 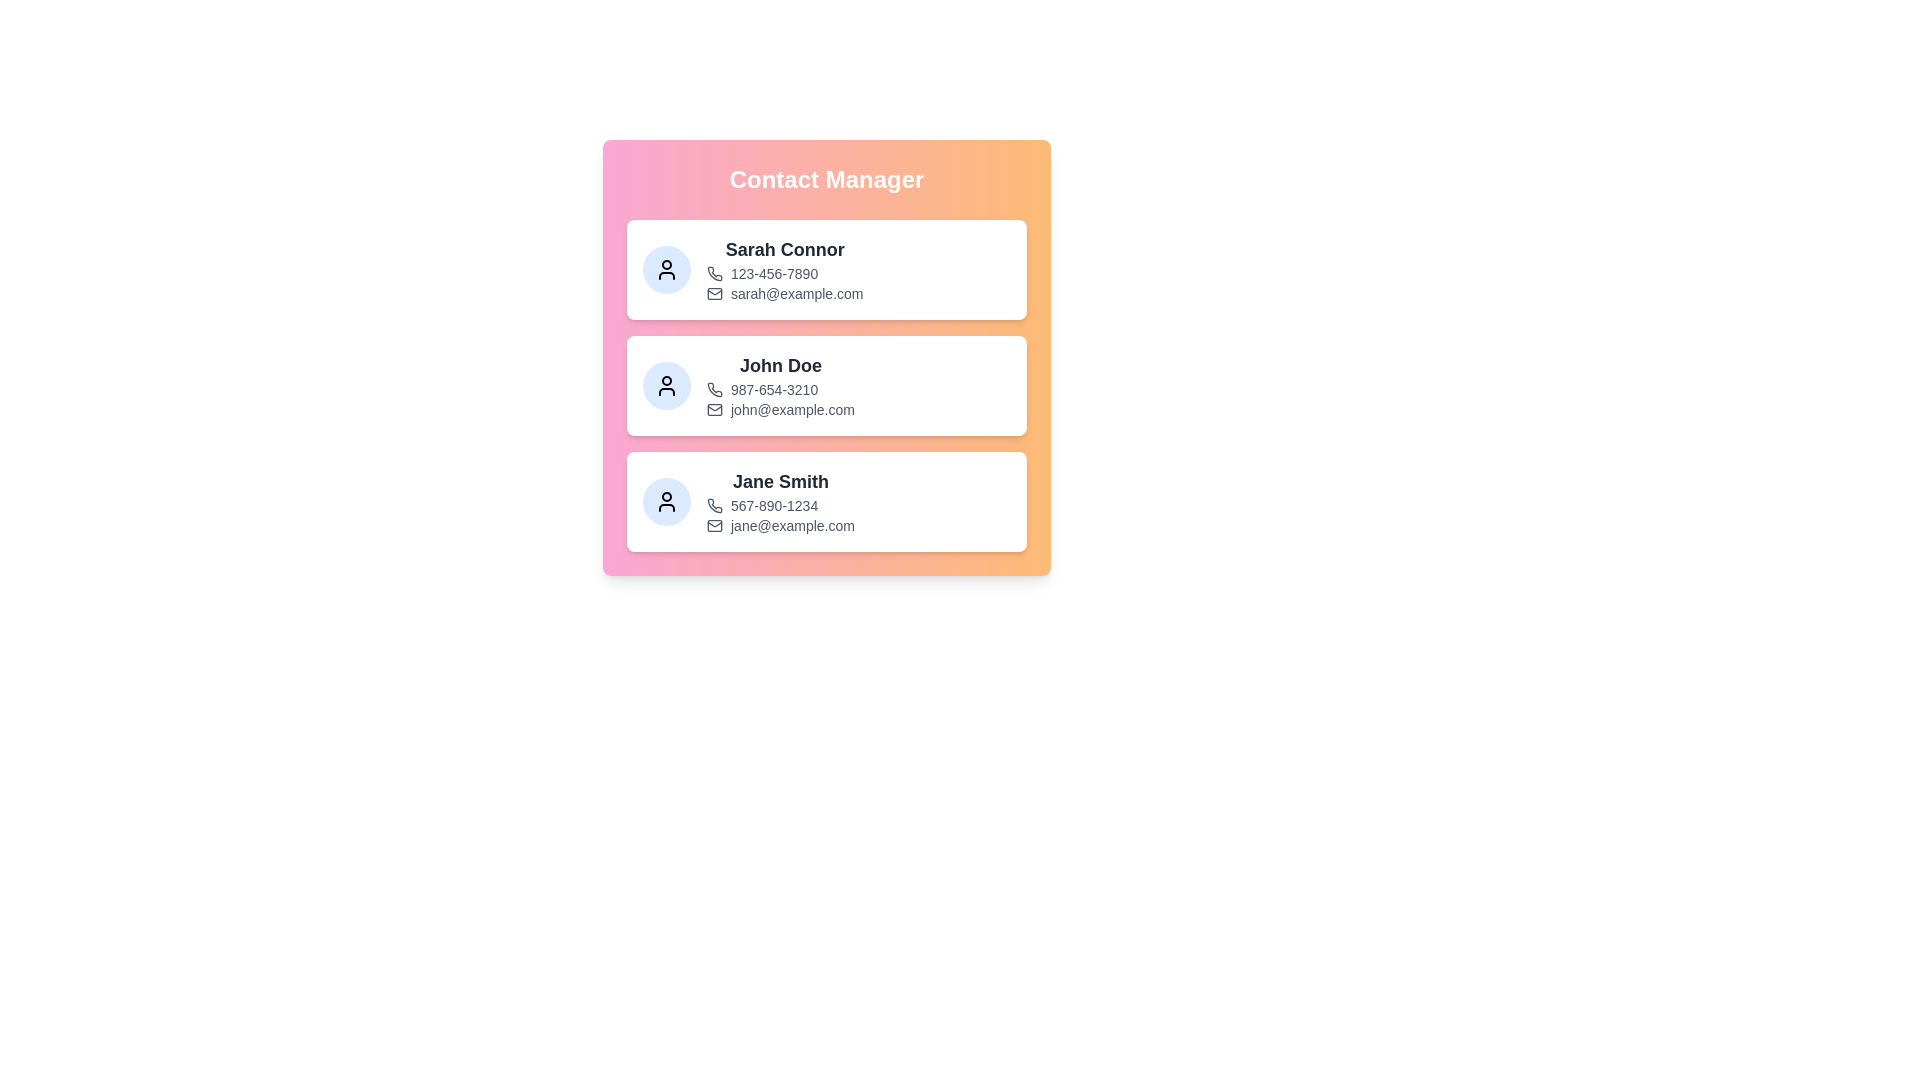 I want to click on the avatar of the contact specified by Sarah Connor, so click(x=667, y=270).